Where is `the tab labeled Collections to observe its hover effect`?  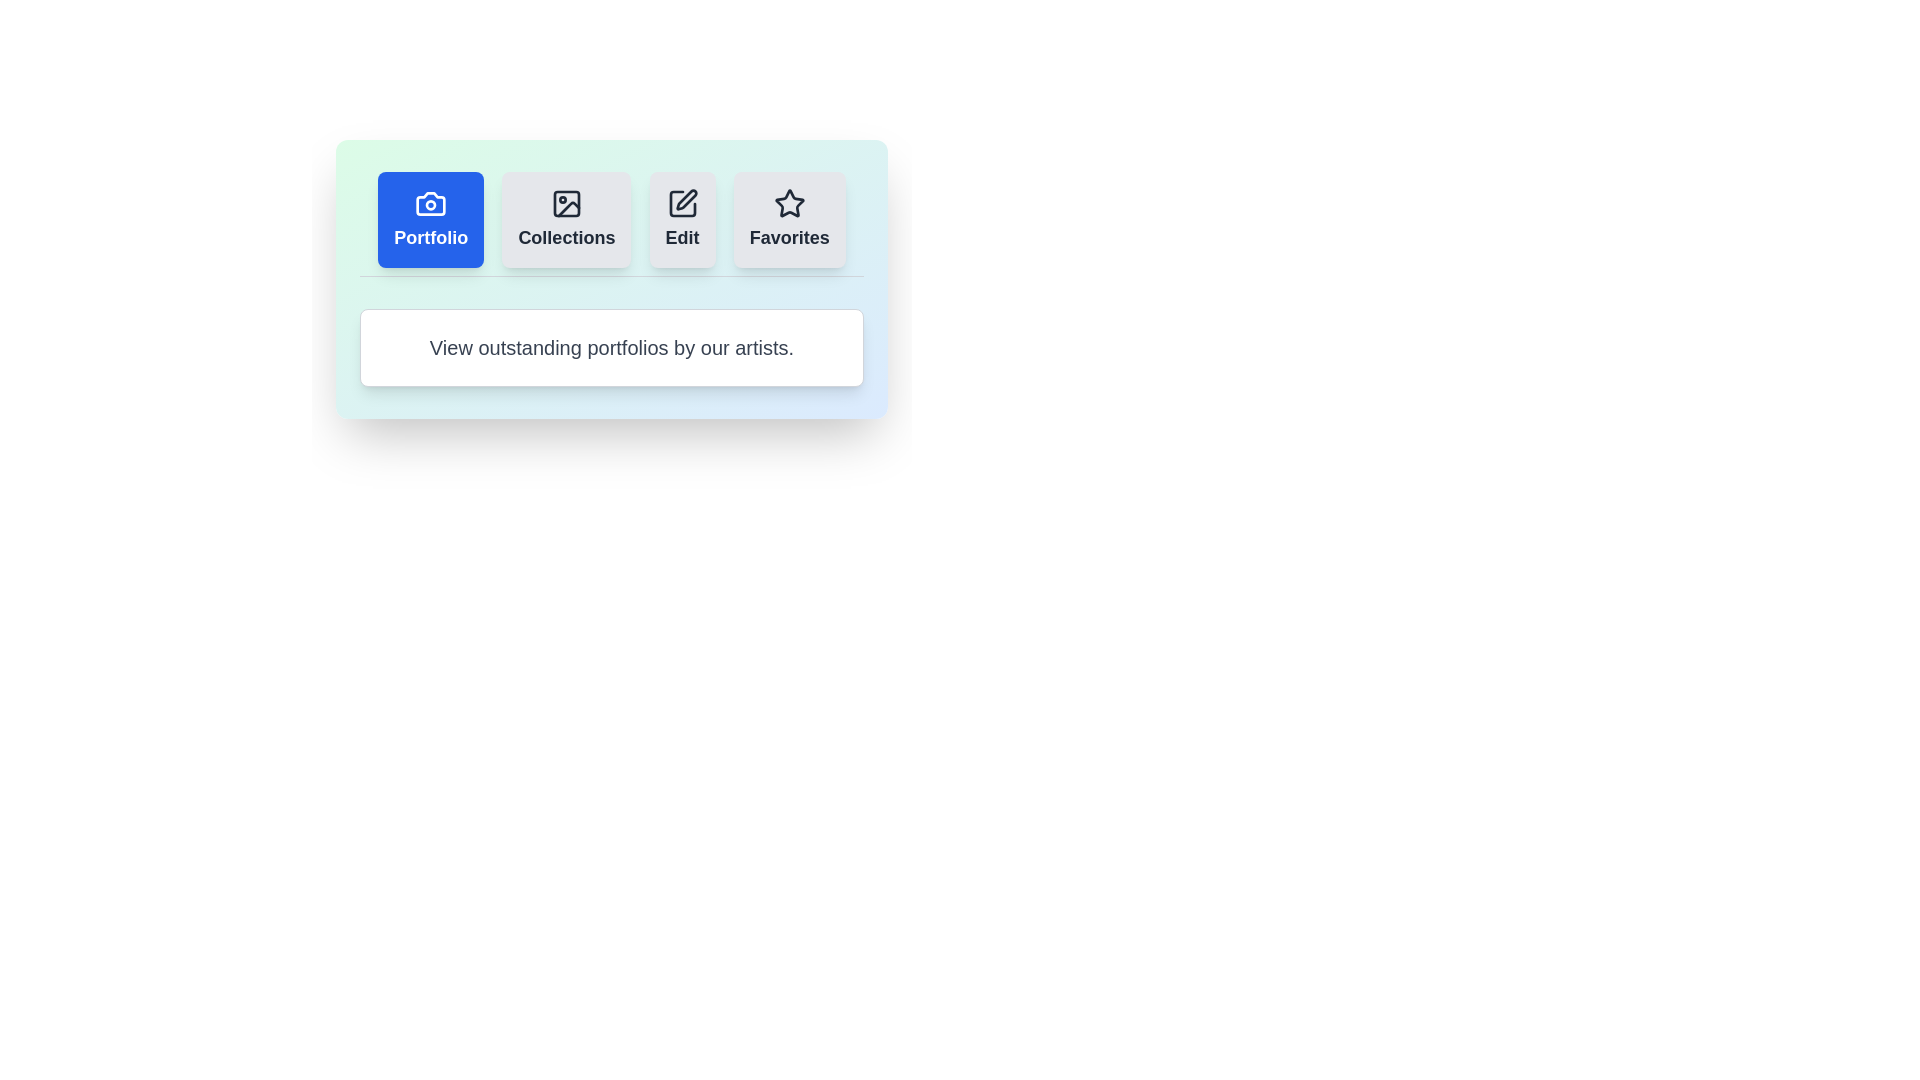
the tab labeled Collections to observe its hover effect is located at coordinates (565, 219).